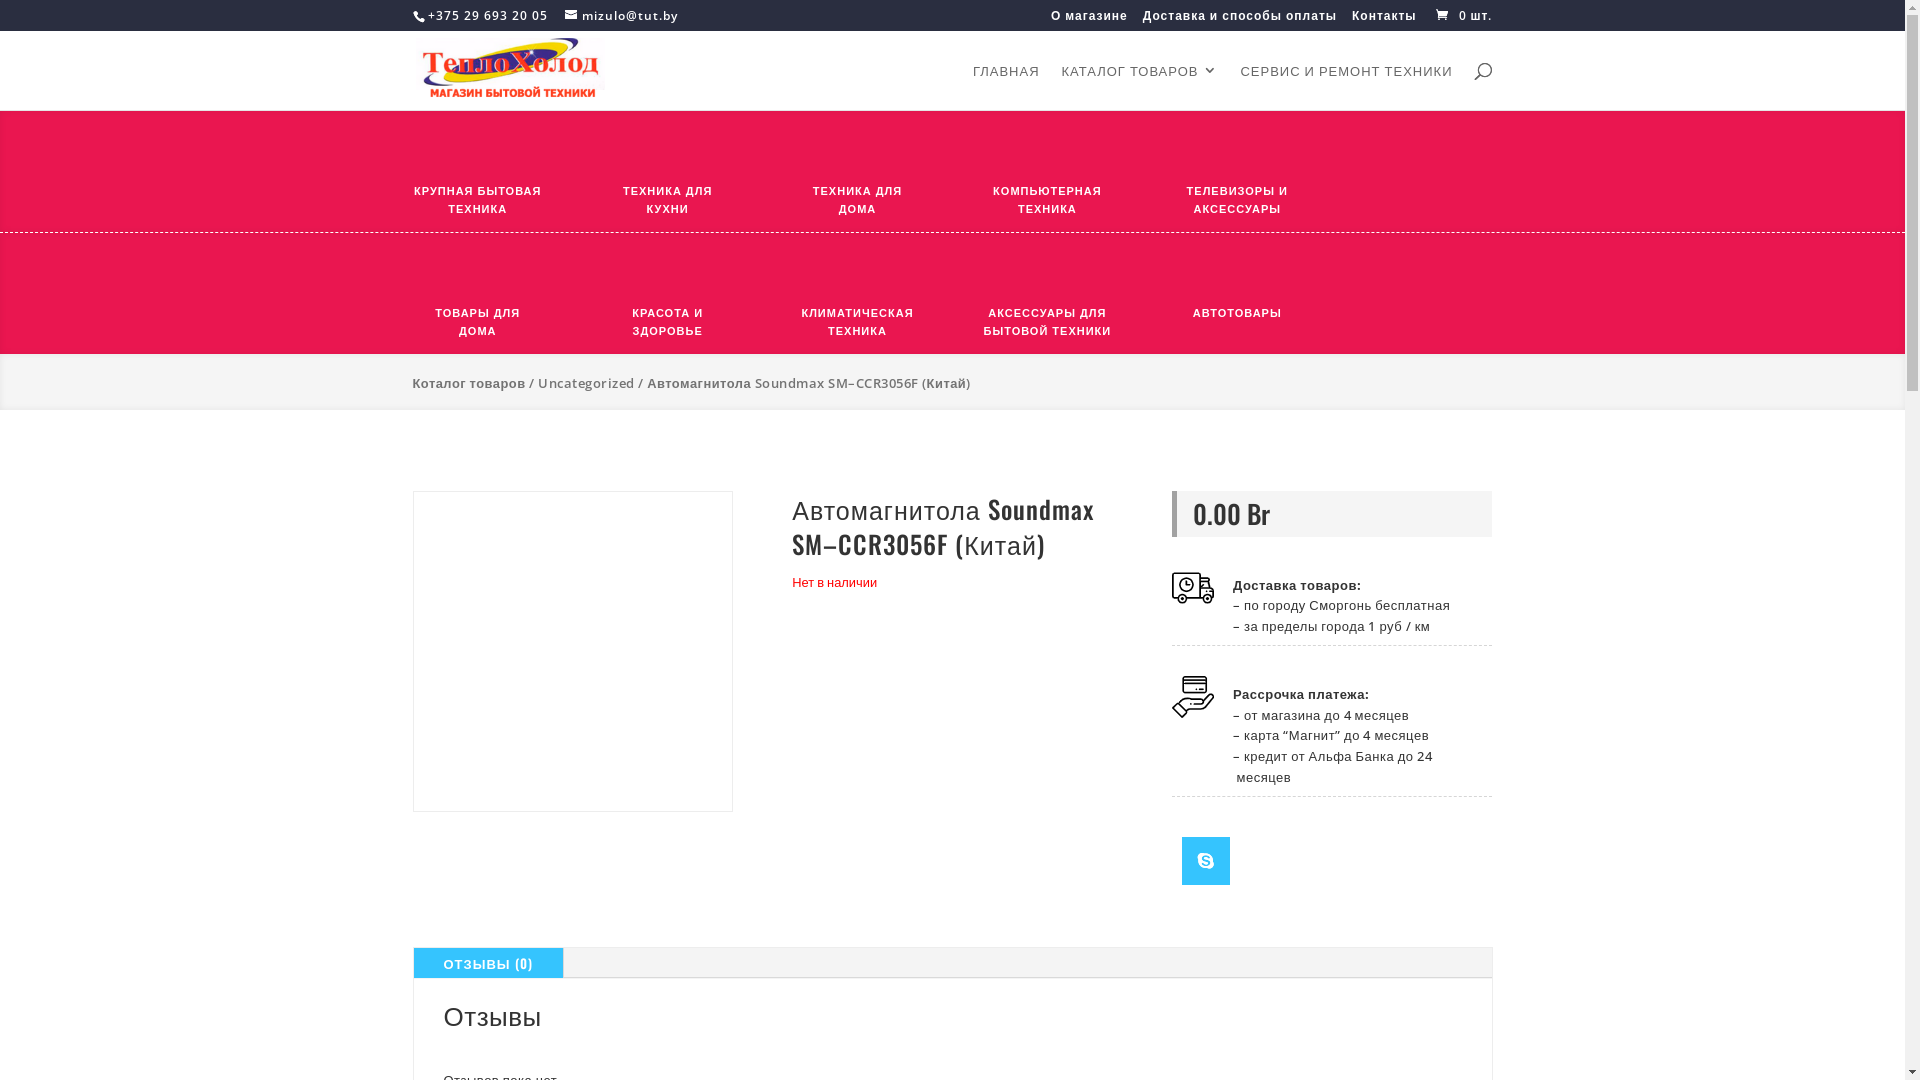  What do you see at coordinates (619, 15) in the screenshot?
I see `'mizulo@tut.by'` at bounding box center [619, 15].